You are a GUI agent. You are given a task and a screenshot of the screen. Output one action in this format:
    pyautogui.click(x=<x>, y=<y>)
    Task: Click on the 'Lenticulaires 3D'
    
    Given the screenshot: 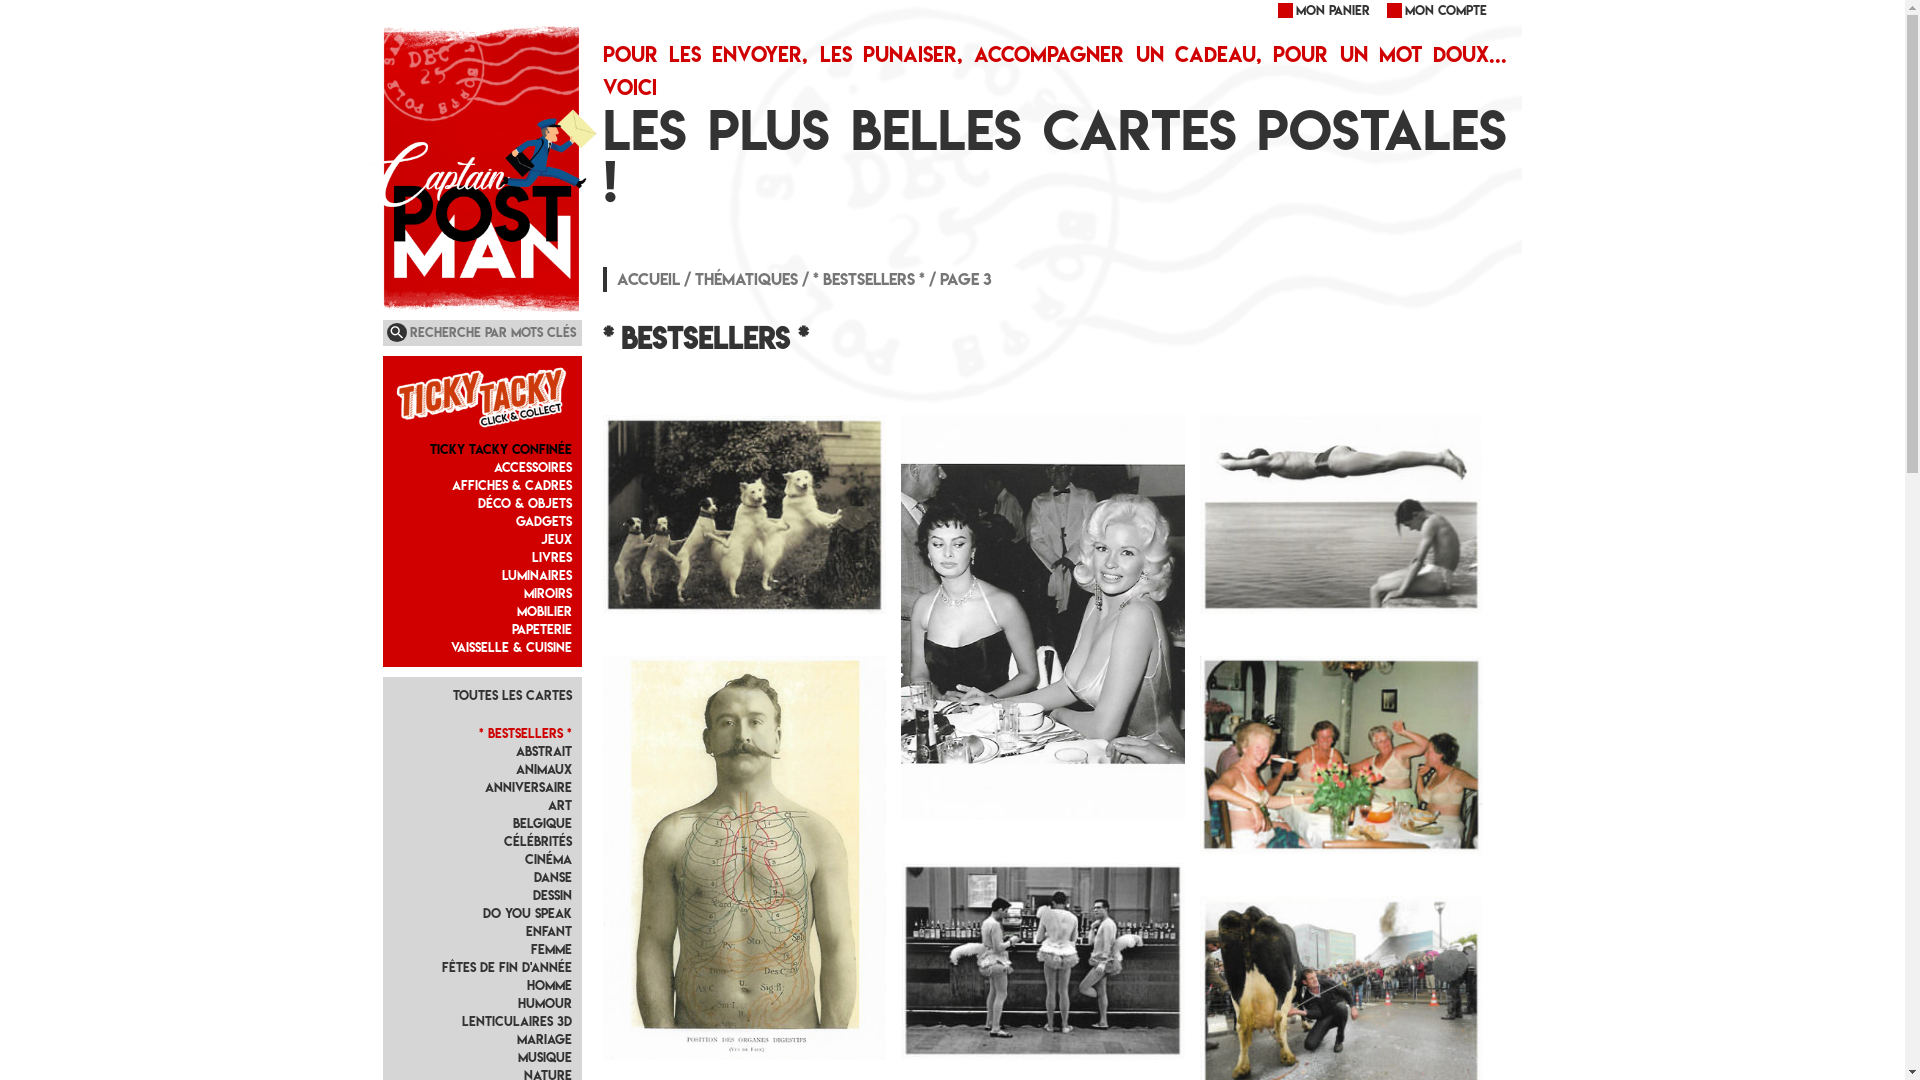 What is the action you would take?
    pyautogui.click(x=517, y=1021)
    